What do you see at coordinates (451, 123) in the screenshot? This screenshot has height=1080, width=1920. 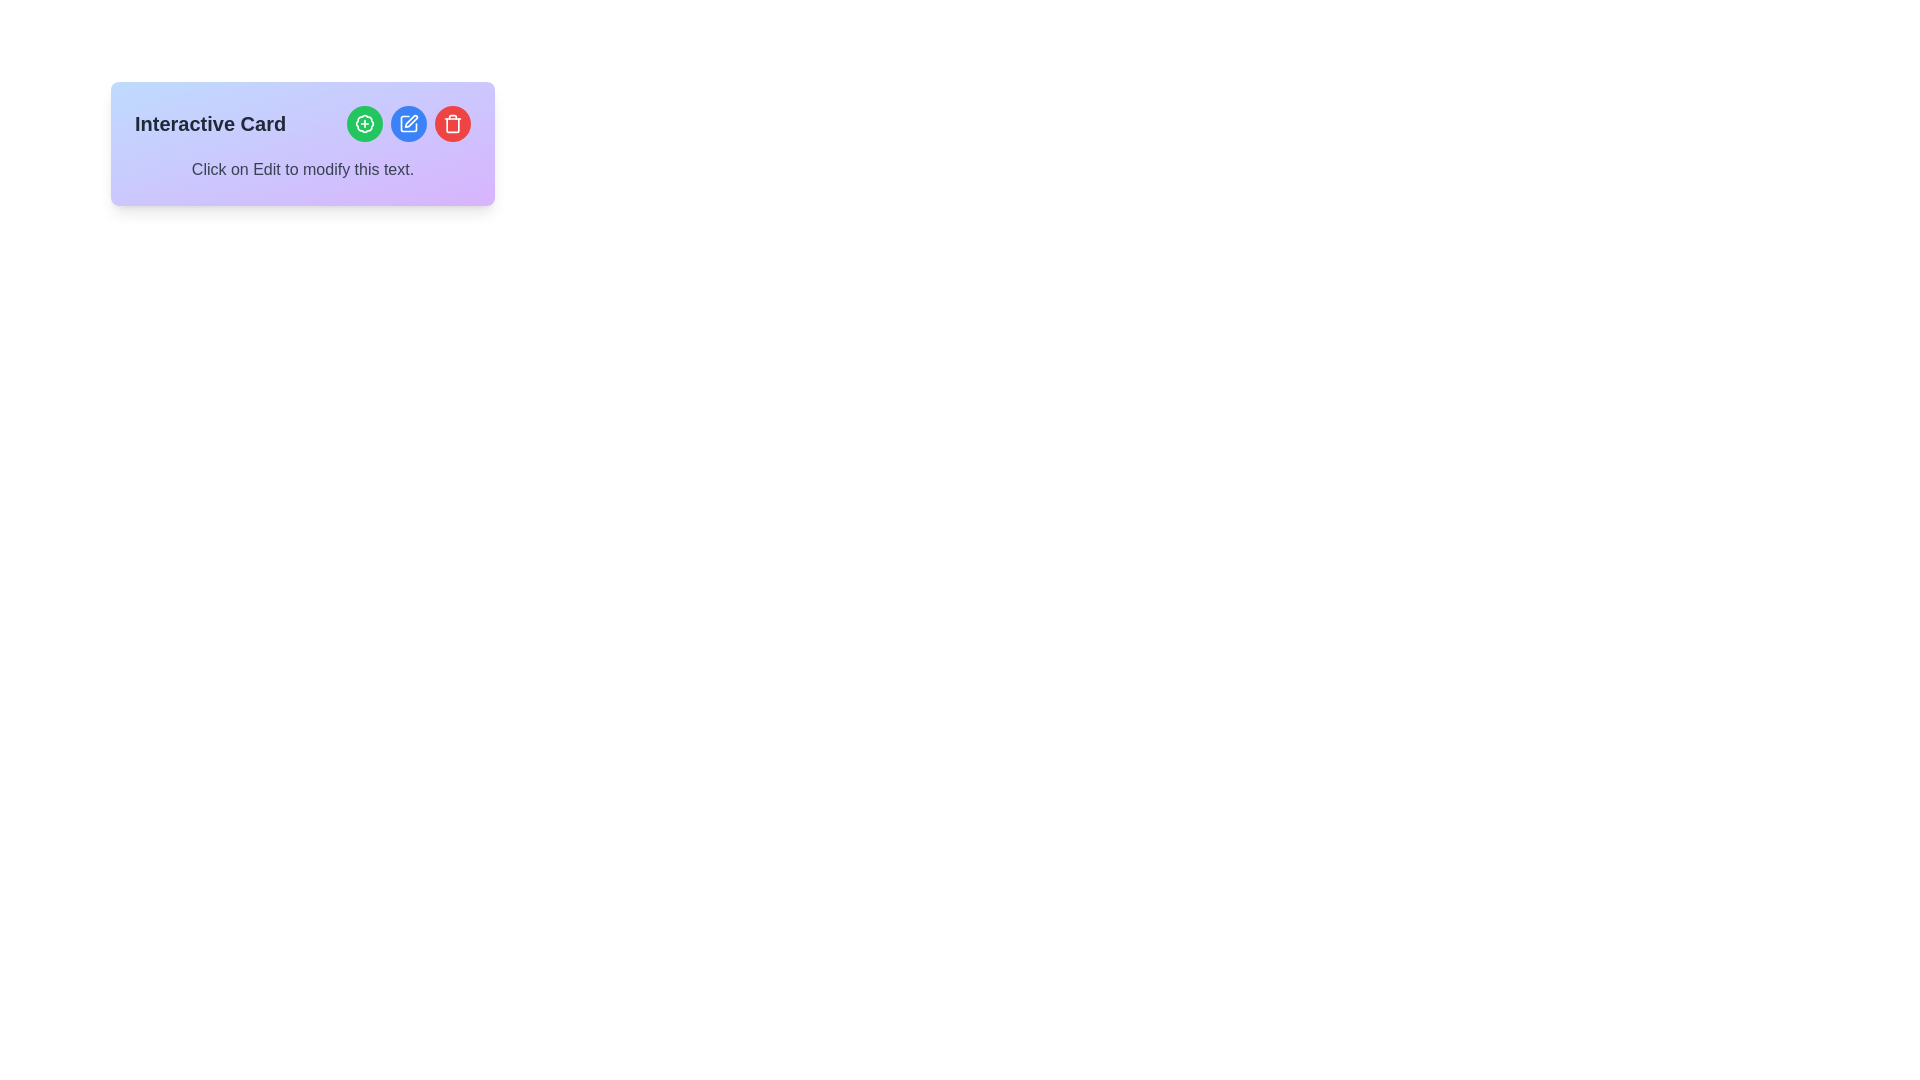 I see `the red trash can icon located in the top-right section of the card interface` at bounding box center [451, 123].